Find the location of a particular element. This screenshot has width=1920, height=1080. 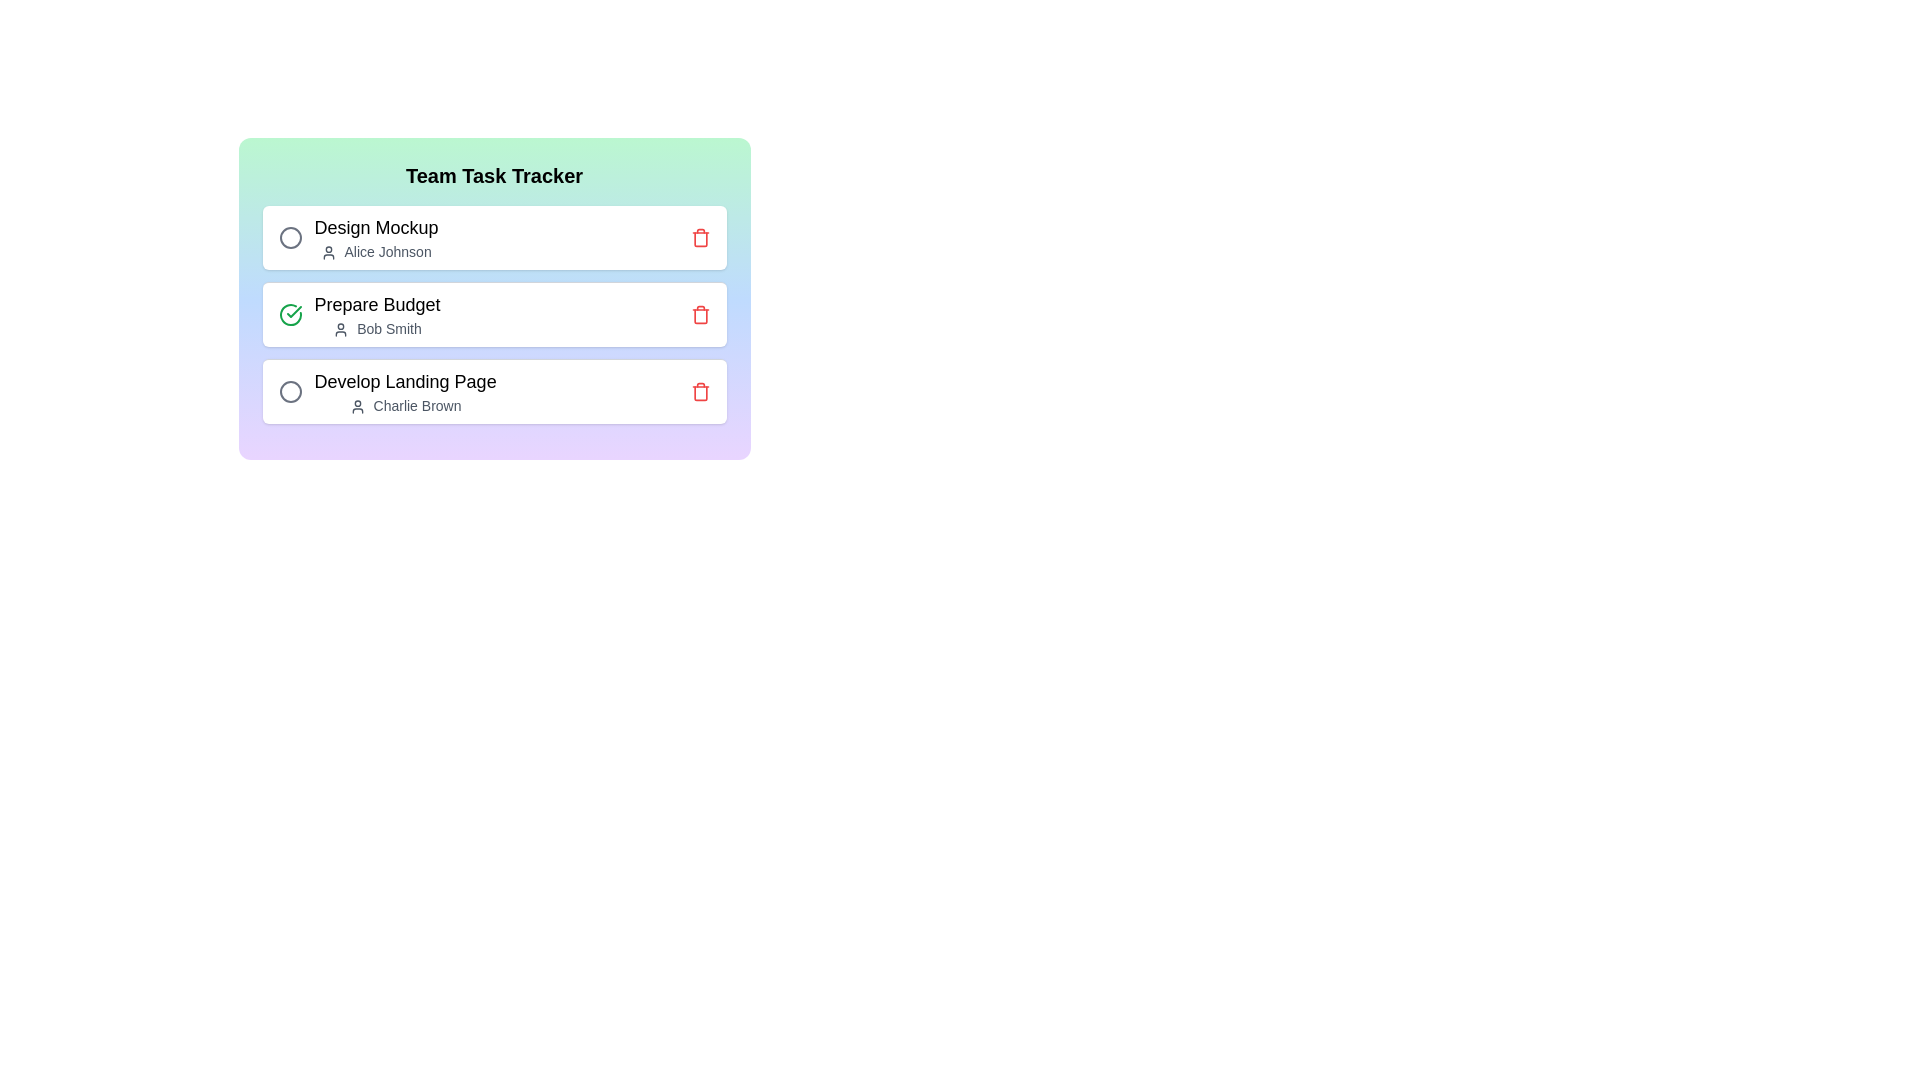

the trash icon to delete the task Develop Landing Page is located at coordinates (700, 392).